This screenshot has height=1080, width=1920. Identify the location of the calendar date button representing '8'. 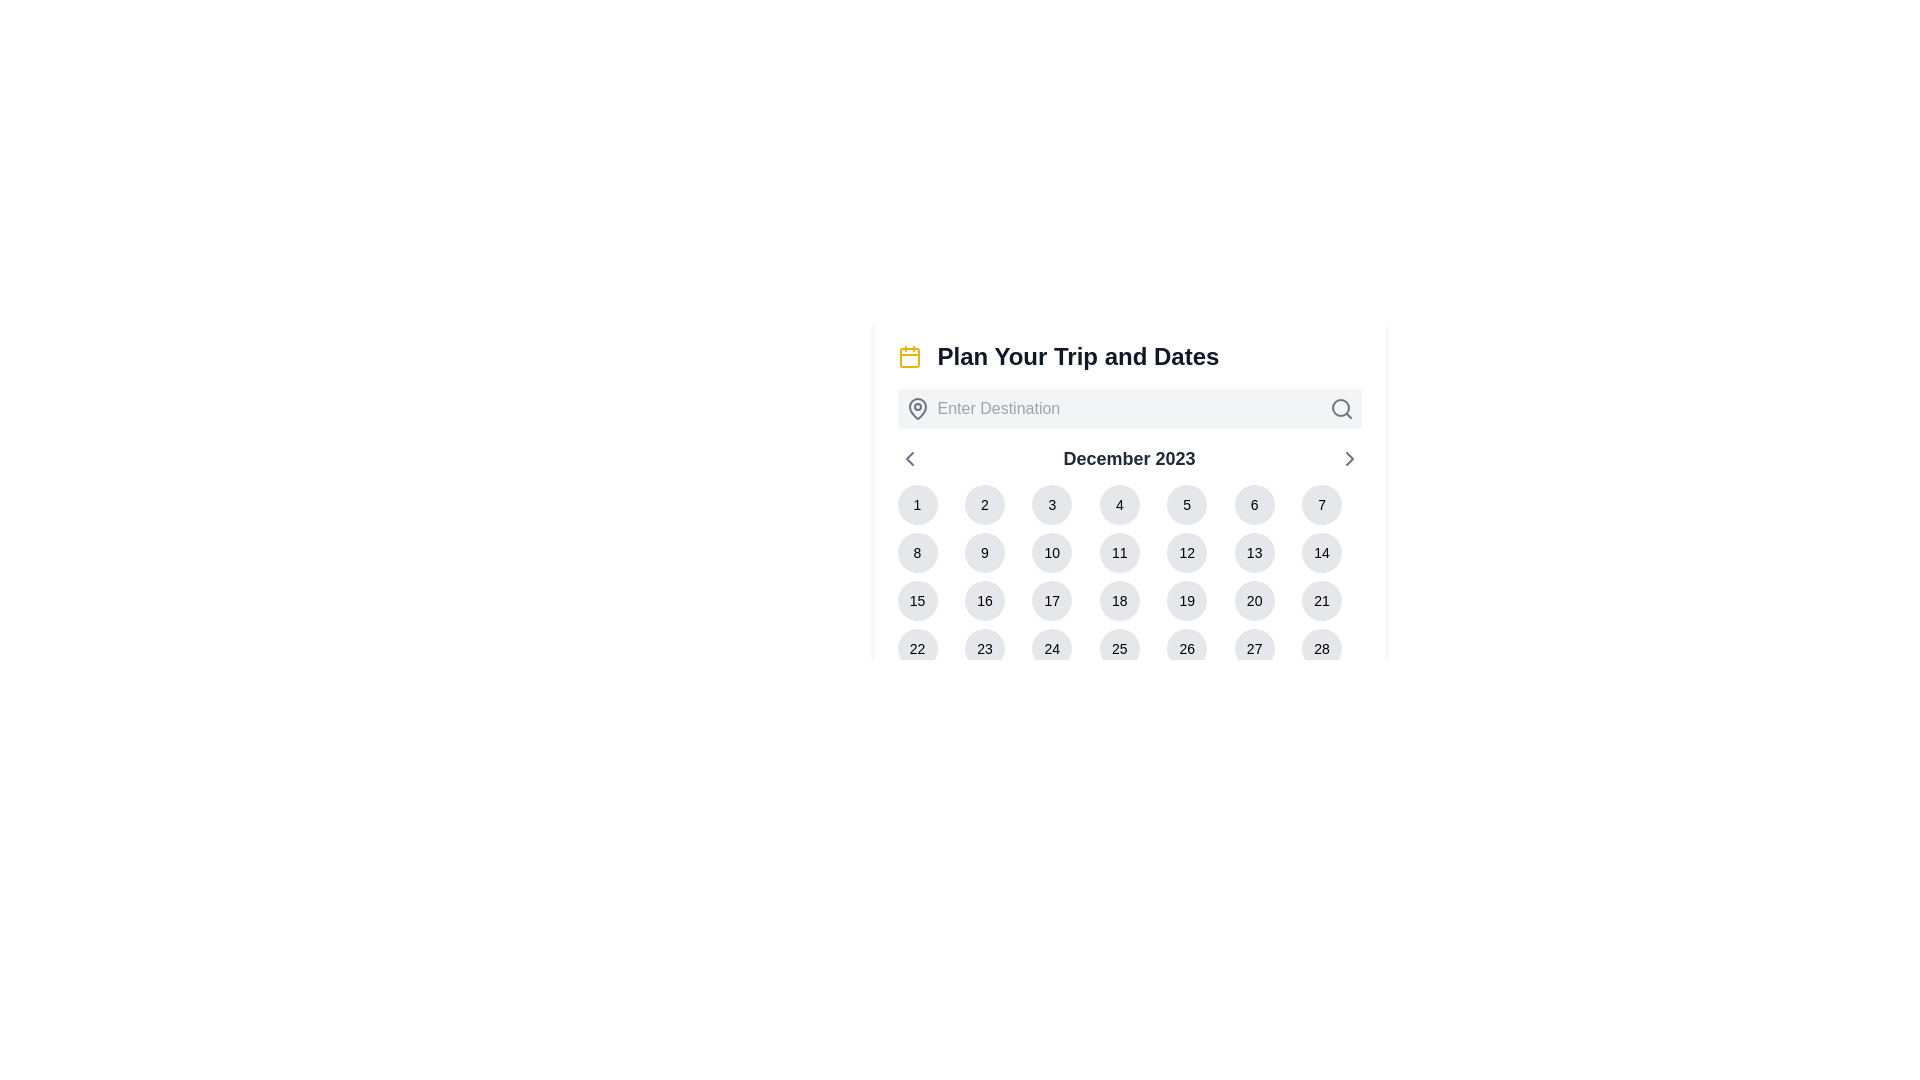
(916, 552).